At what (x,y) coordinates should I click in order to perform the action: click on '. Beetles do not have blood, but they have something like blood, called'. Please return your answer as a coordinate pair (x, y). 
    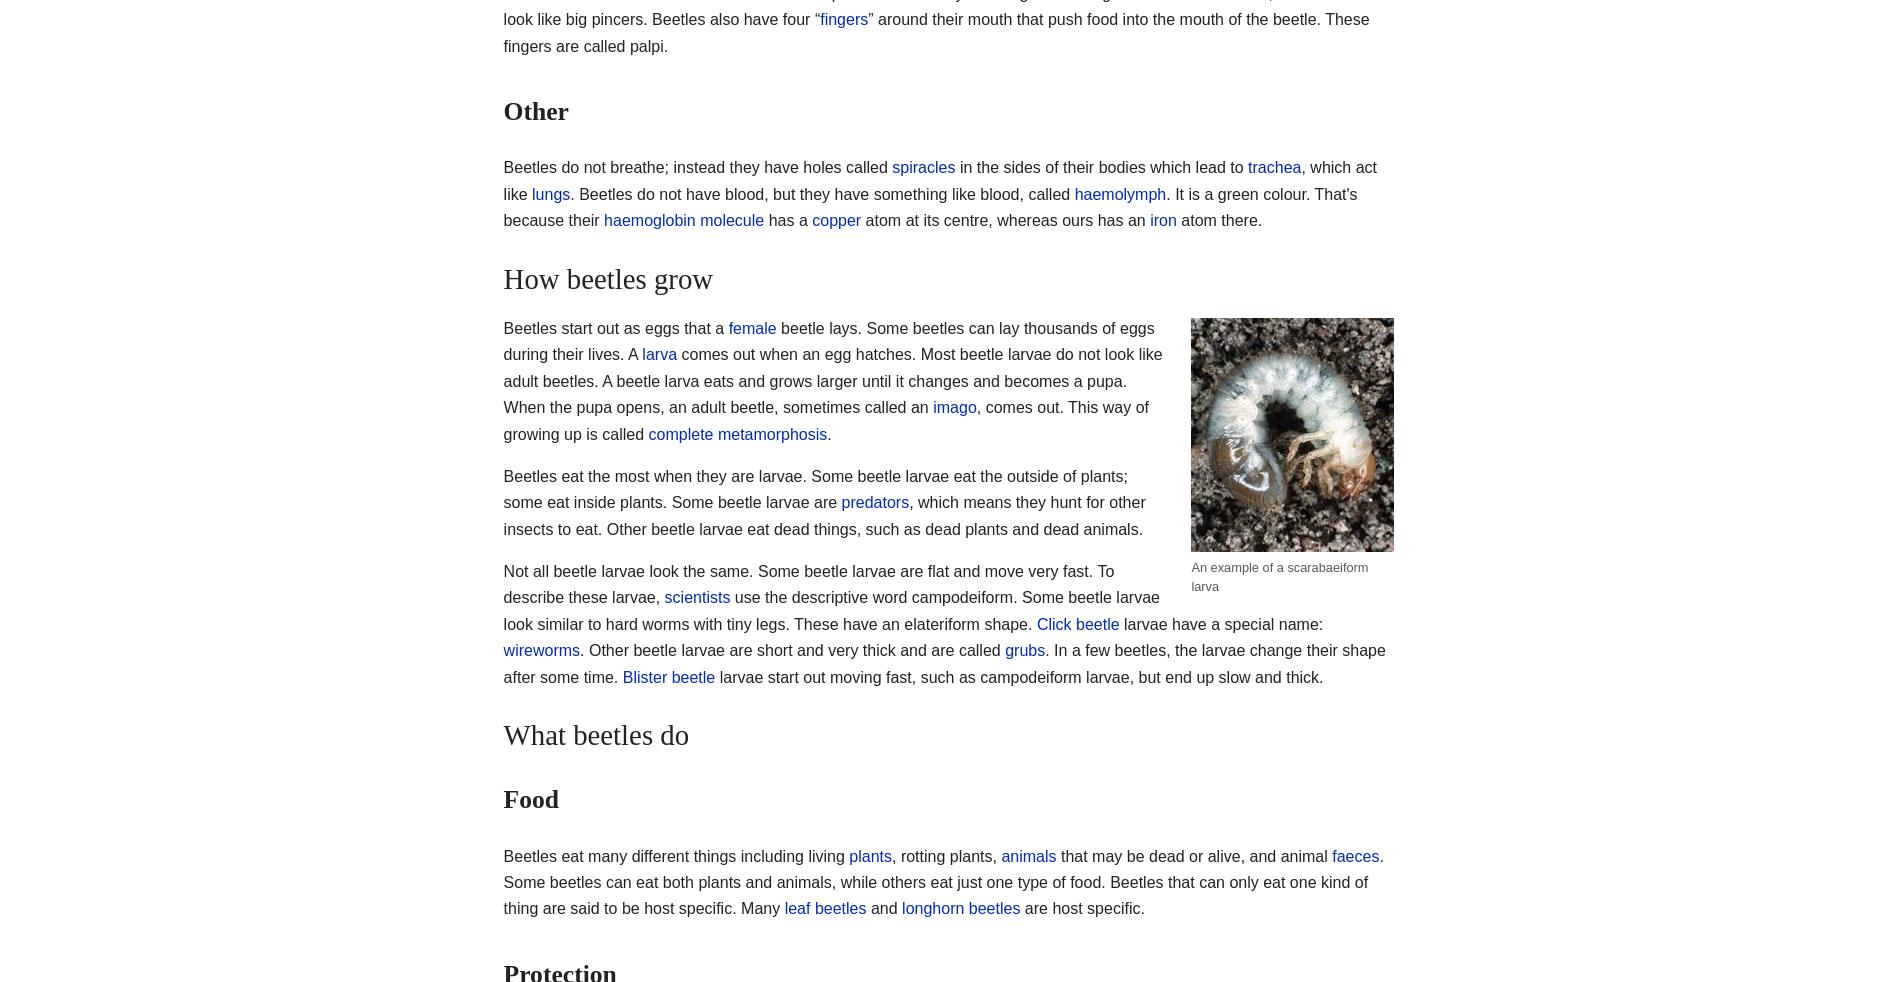
    Looking at the image, I should click on (820, 192).